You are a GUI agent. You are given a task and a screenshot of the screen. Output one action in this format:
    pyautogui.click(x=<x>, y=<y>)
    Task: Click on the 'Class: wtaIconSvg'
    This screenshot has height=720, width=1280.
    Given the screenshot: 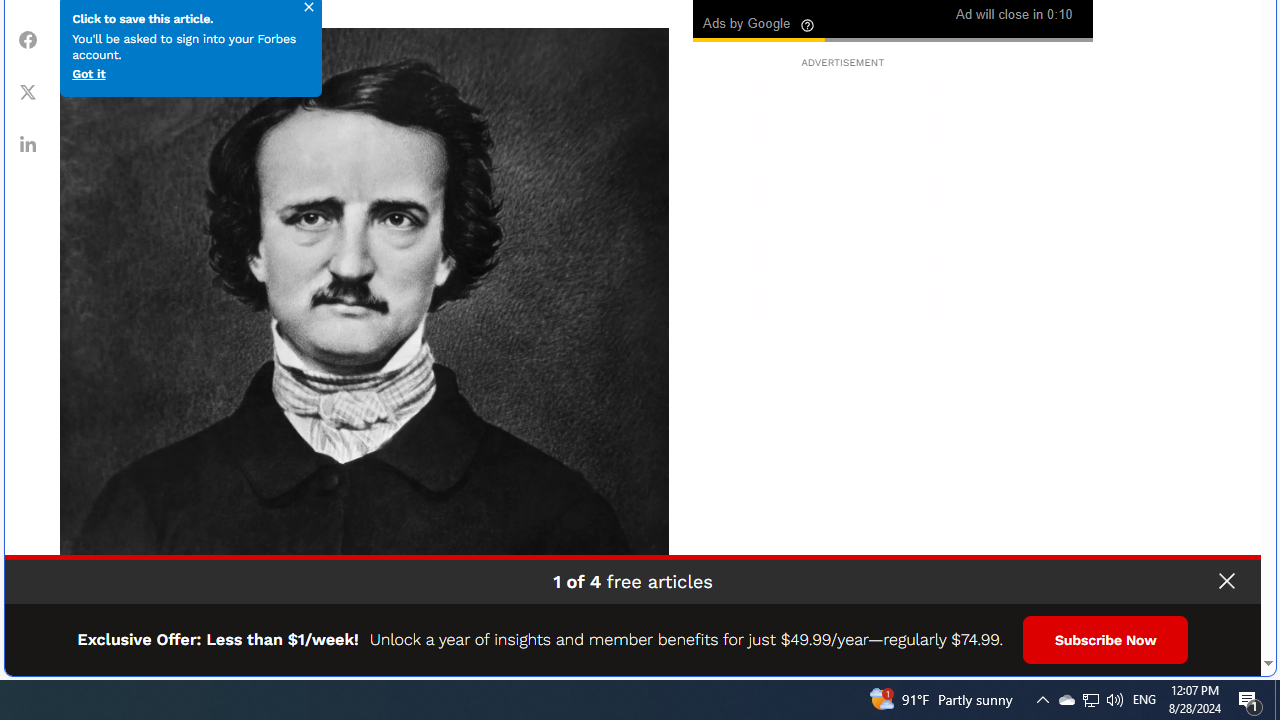 What is the action you would take?
    pyautogui.click(x=808, y=25)
    